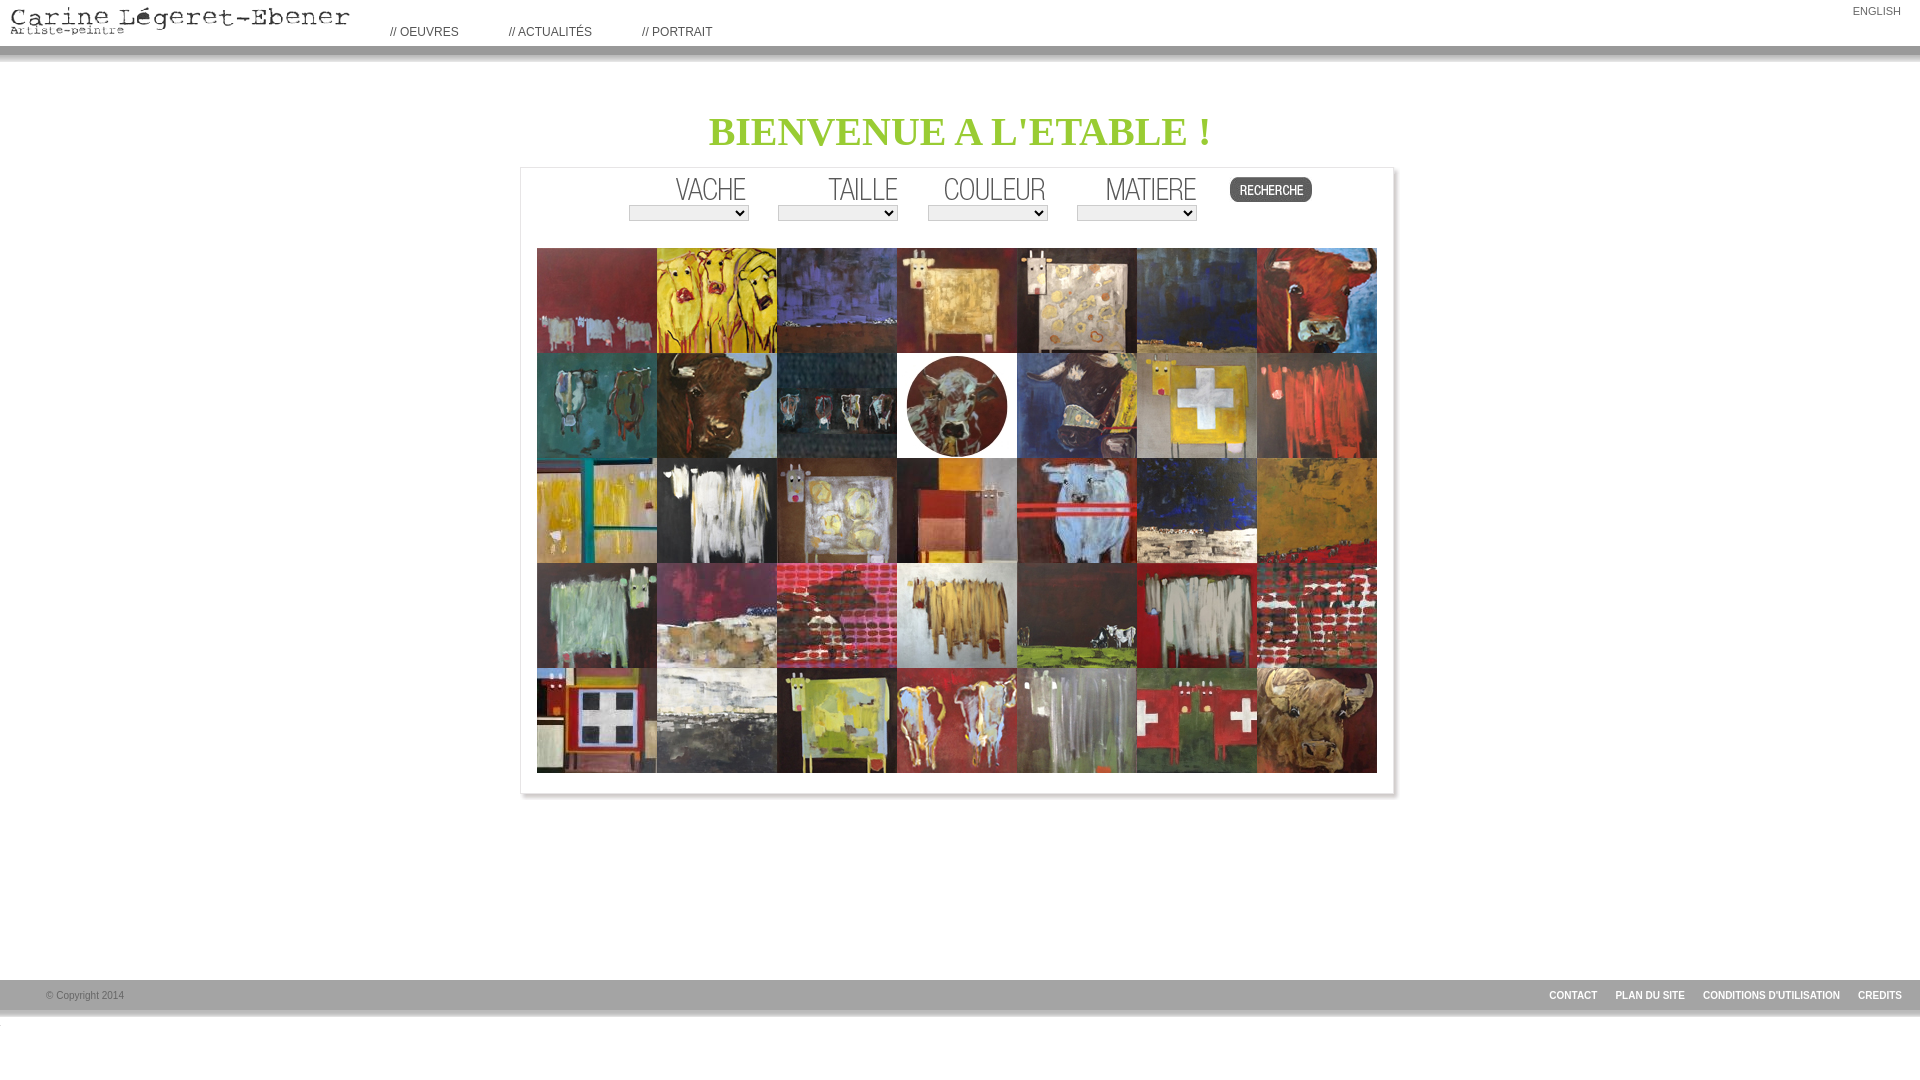  Describe the element at coordinates (1875, 11) in the screenshot. I see `'ENGLISH'` at that location.